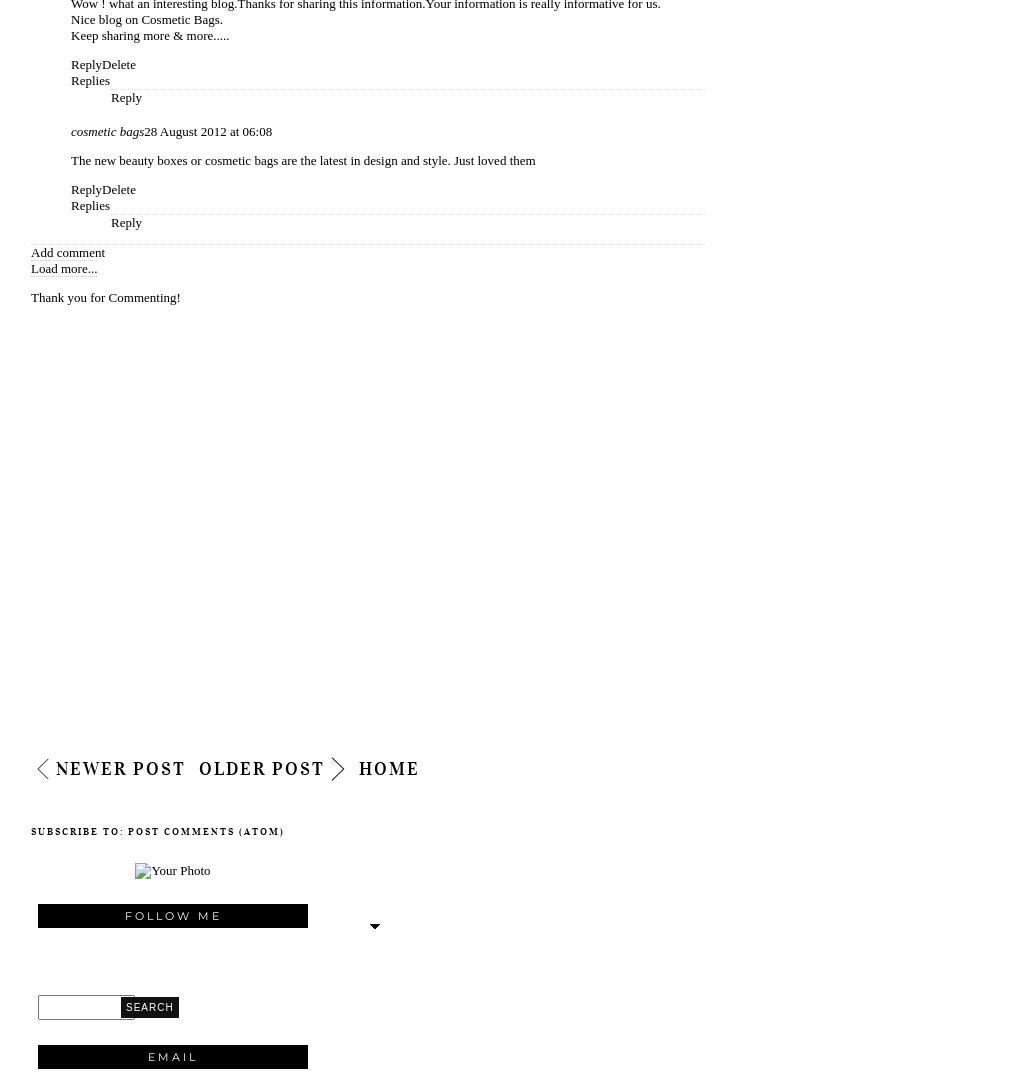  I want to click on 'Keep sharing more & more.....', so click(148, 33).